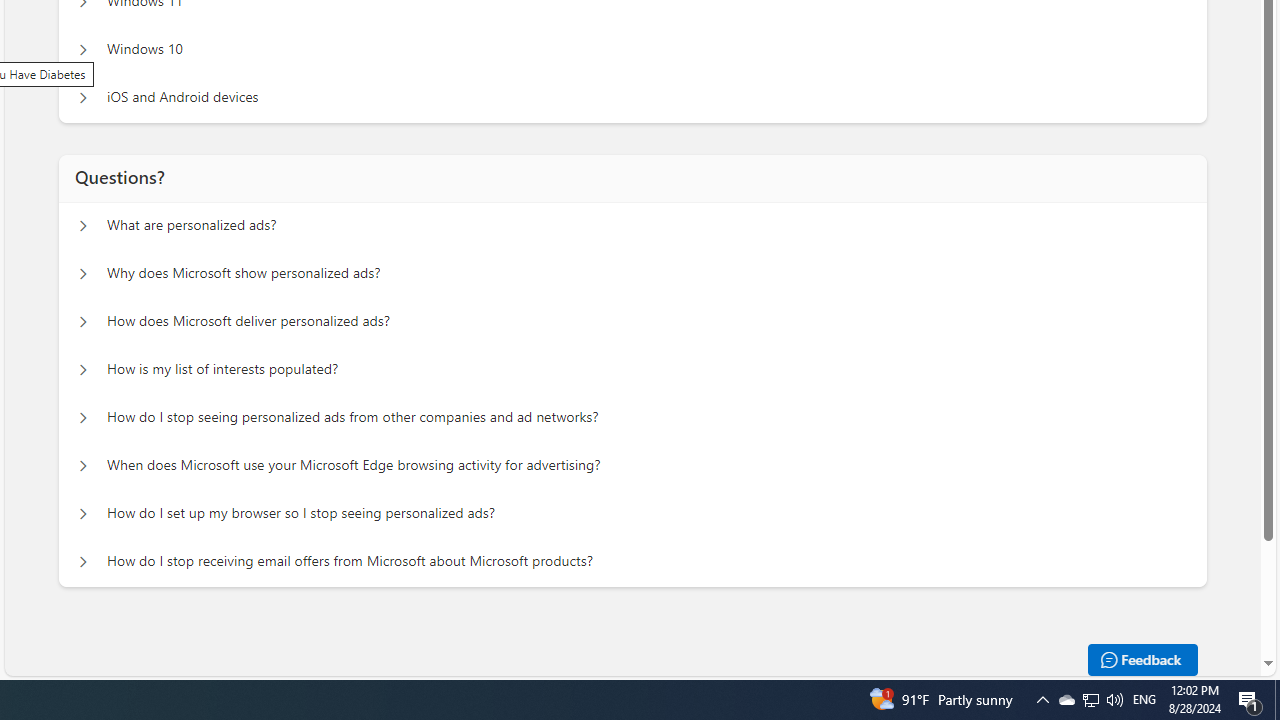 The image size is (1280, 720). Describe the element at coordinates (82, 49) in the screenshot. I see `'Manage personalized ads on your device Windows 10'` at that location.